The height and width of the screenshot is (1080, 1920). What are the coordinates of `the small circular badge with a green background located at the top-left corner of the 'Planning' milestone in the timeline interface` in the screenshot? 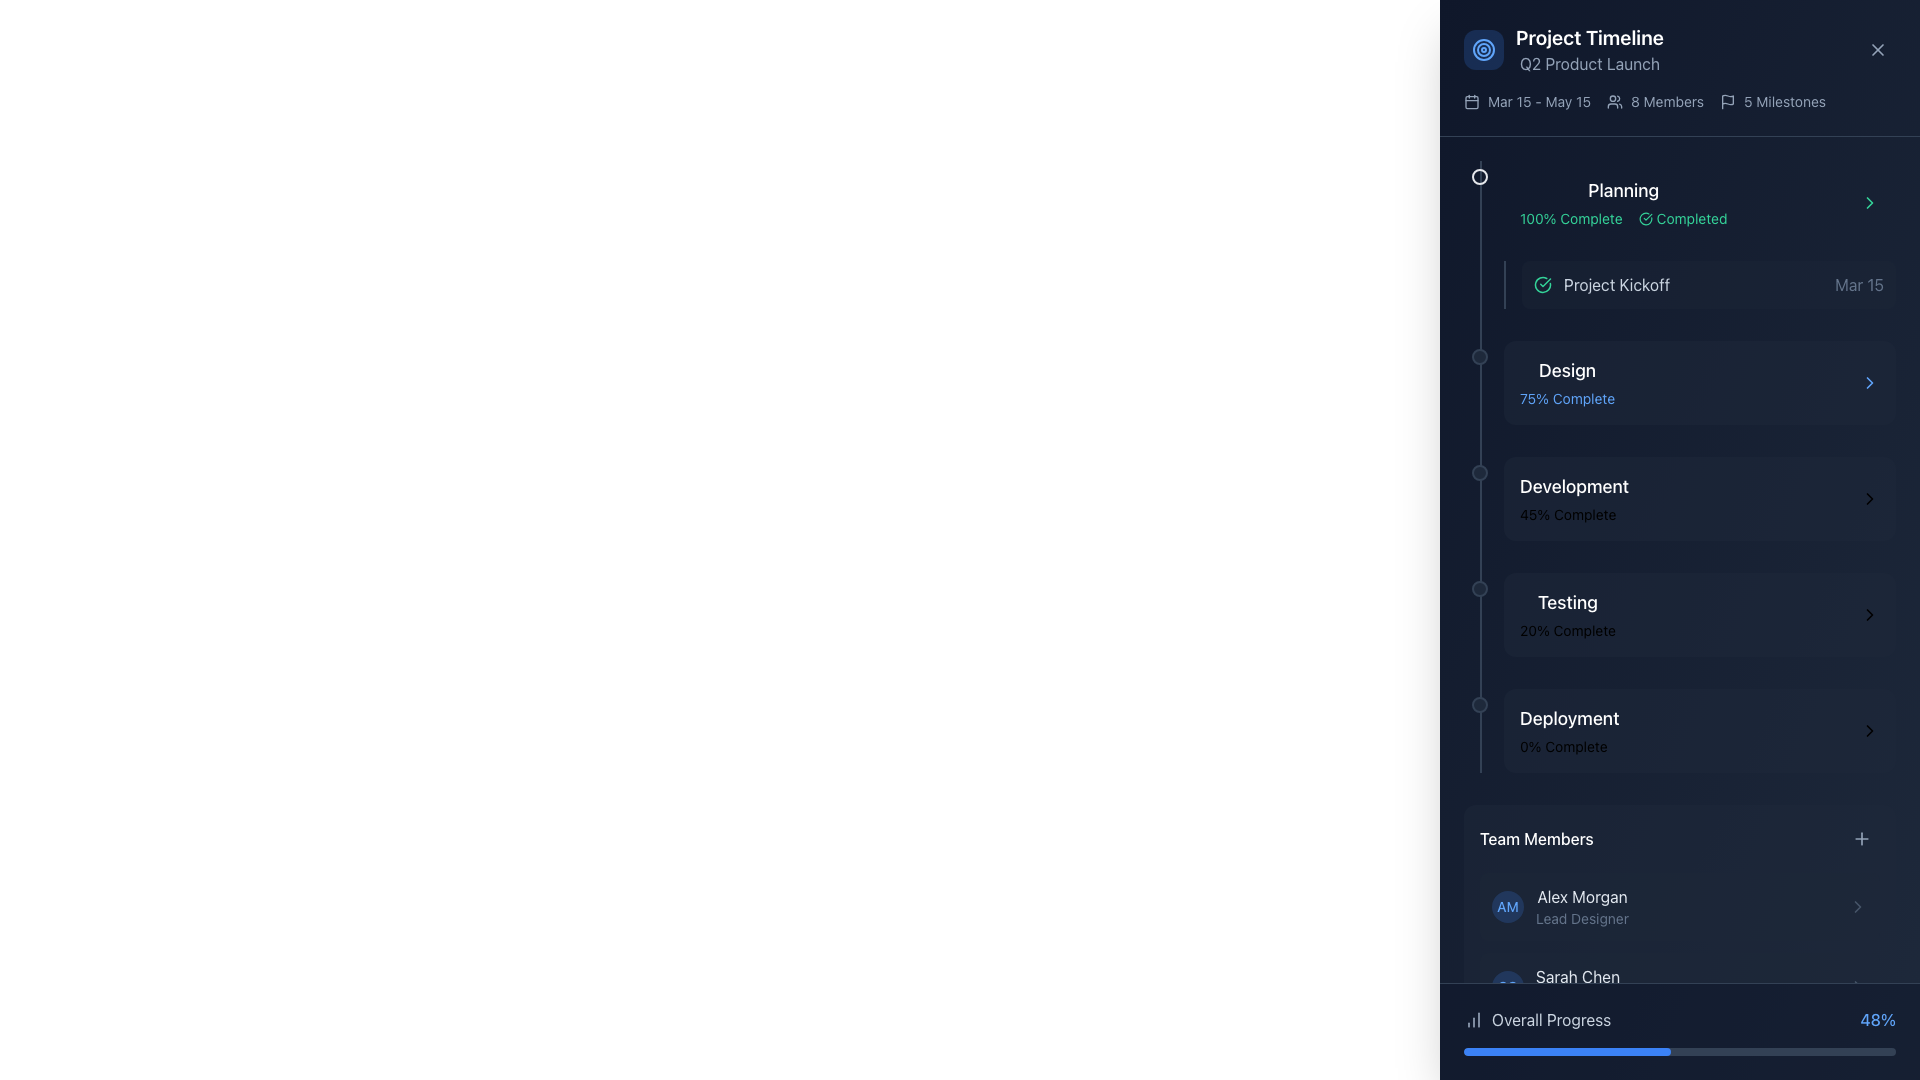 It's located at (1479, 176).